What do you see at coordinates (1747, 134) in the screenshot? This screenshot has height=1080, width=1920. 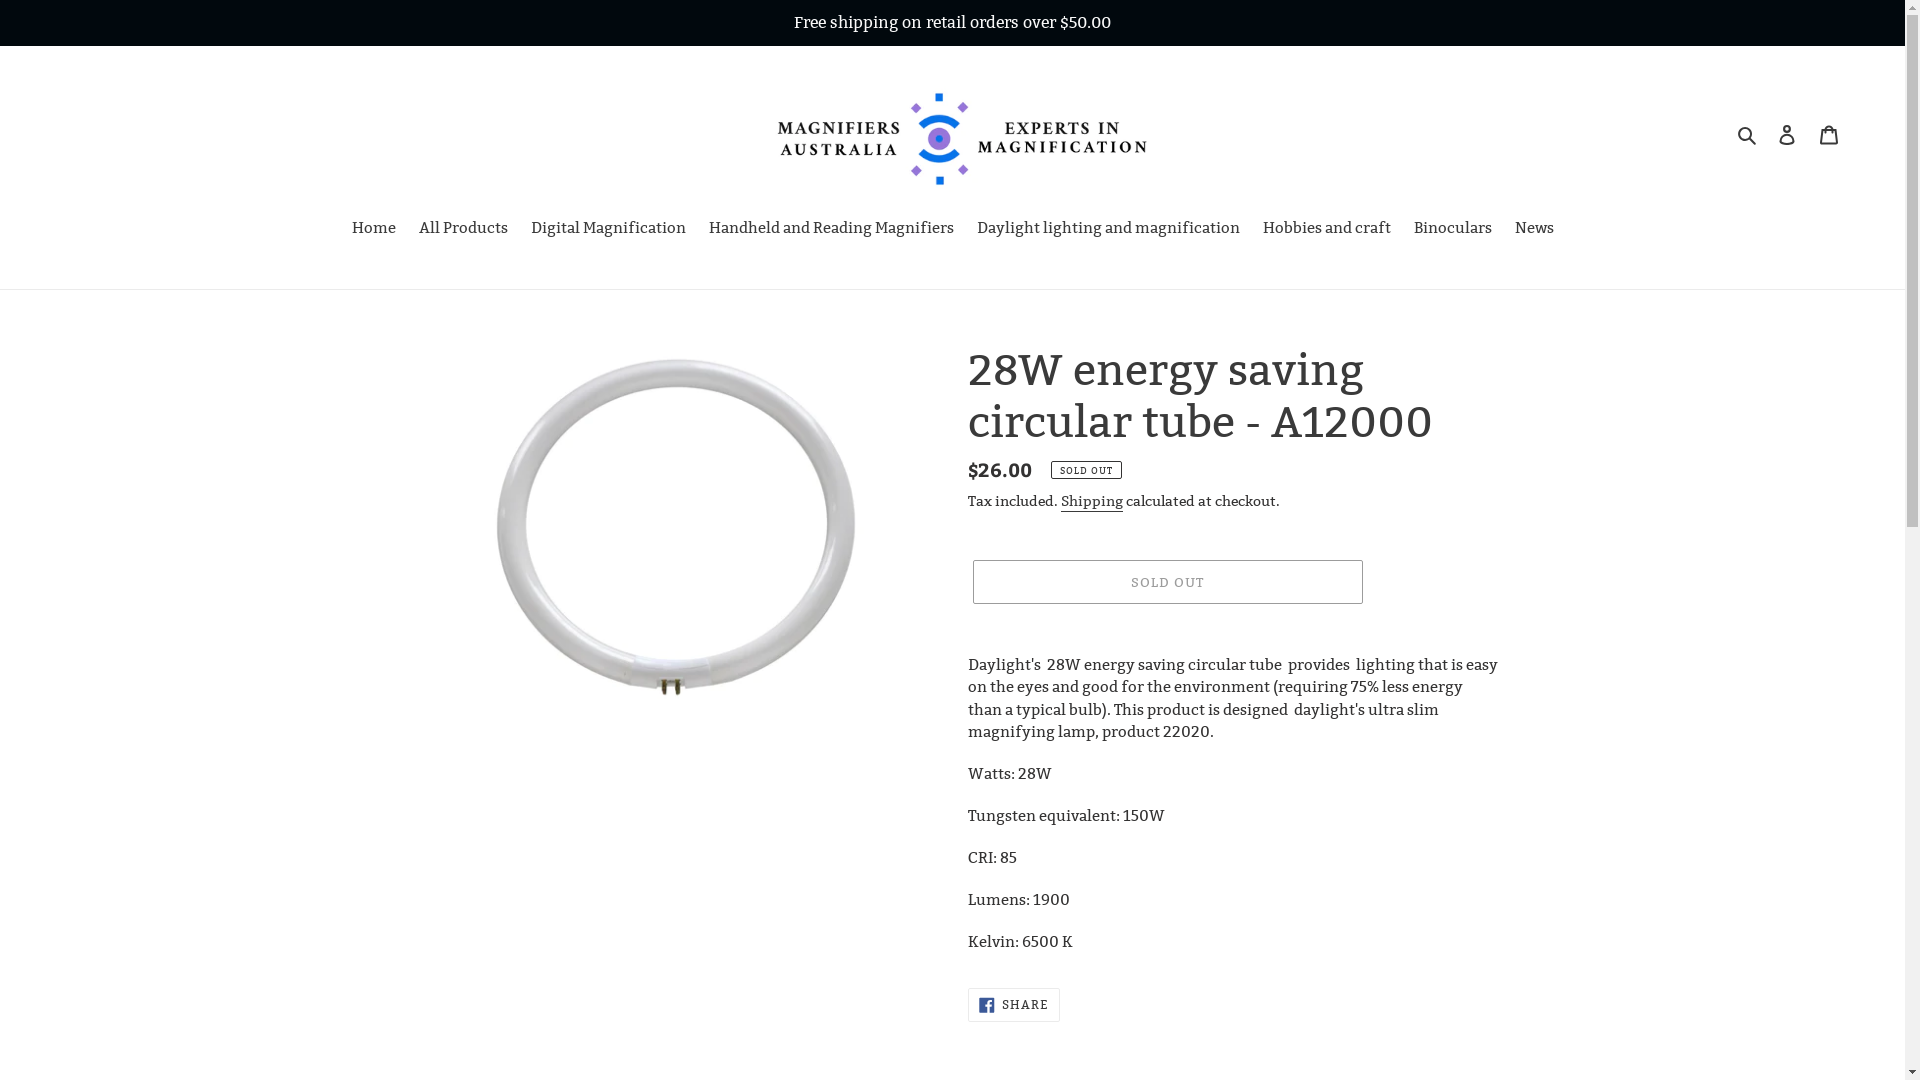 I see `'Search'` at bounding box center [1747, 134].